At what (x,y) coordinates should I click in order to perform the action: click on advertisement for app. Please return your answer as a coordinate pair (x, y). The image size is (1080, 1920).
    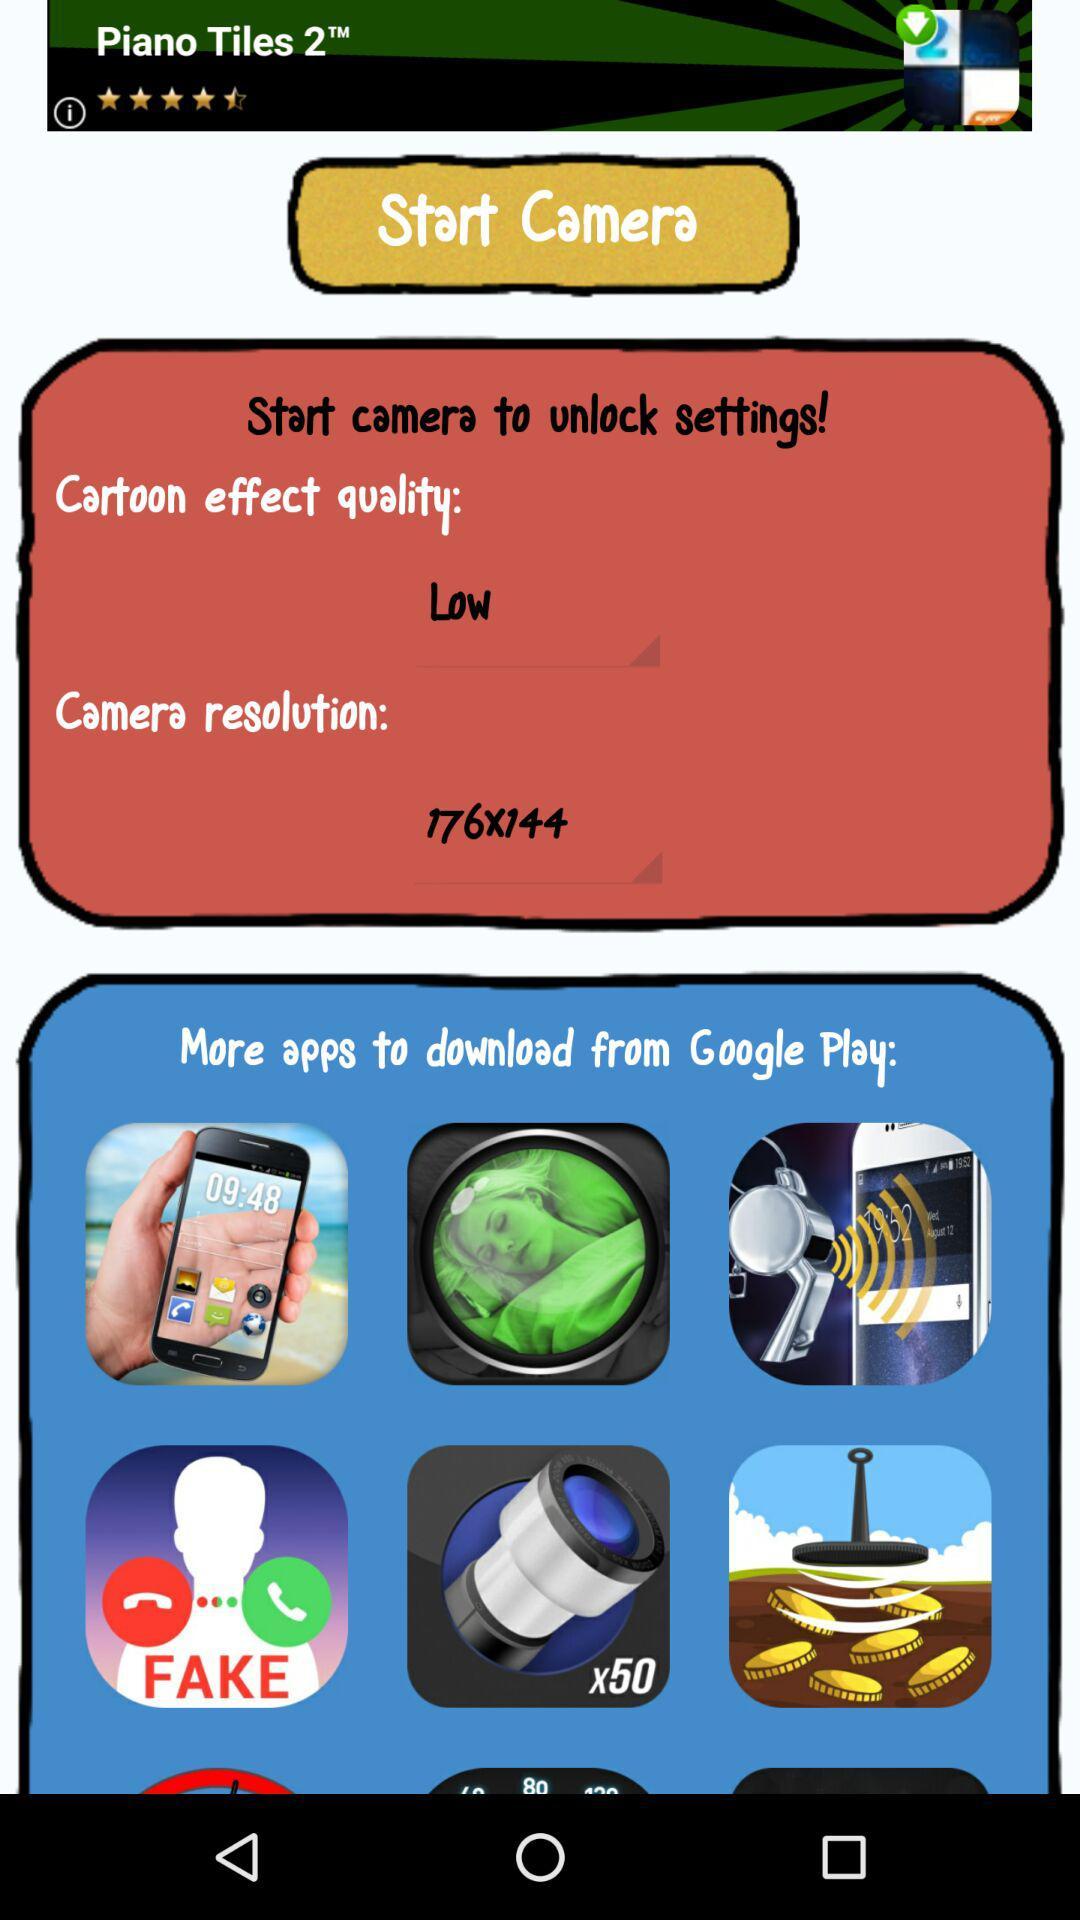
    Looking at the image, I should click on (537, 1252).